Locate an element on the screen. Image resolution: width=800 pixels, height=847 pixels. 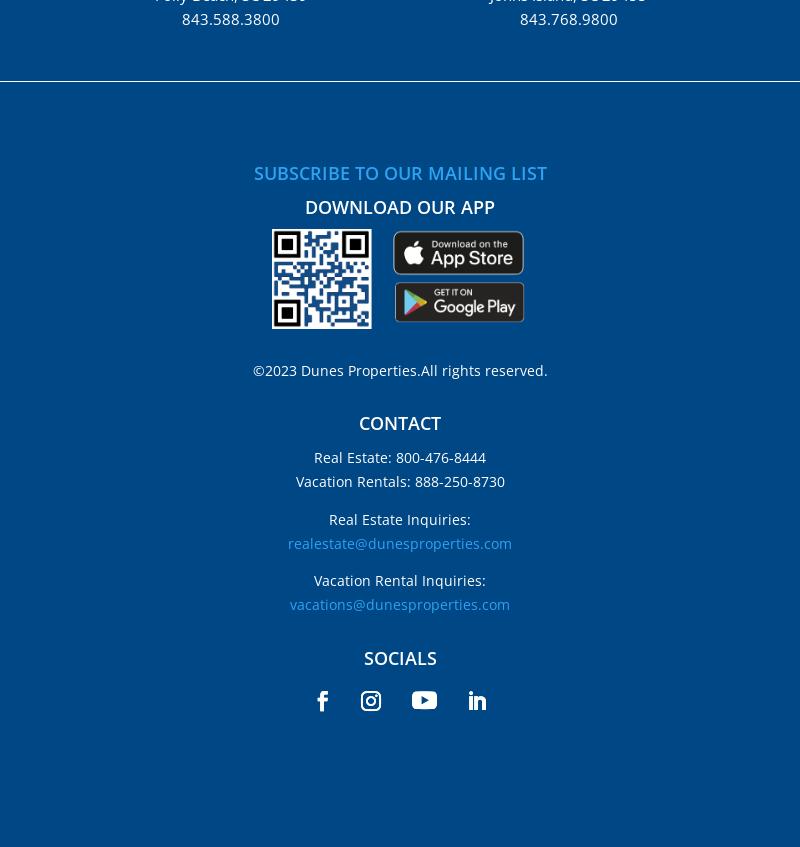
'Real Estate Inquiries:' is located at coordinates (400, 517).